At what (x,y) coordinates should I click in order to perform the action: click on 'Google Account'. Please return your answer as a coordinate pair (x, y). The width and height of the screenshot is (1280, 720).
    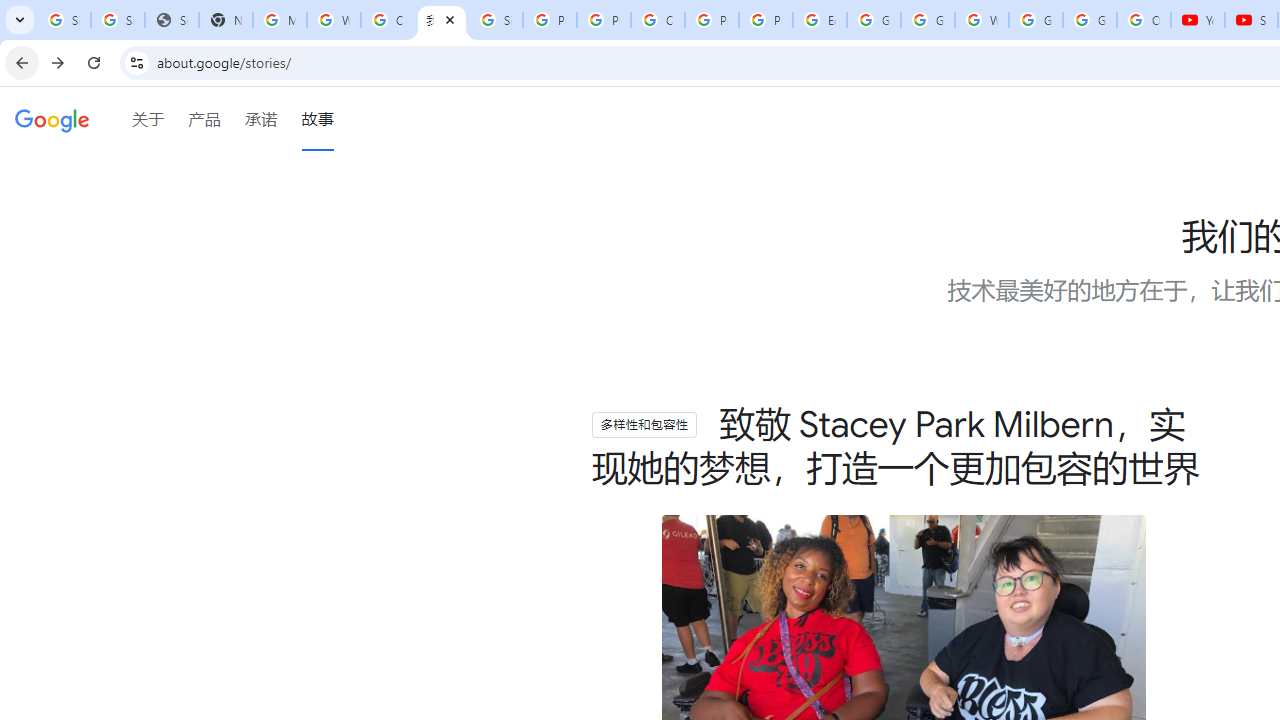
    Looking at the image, I should click on (1088, 20).